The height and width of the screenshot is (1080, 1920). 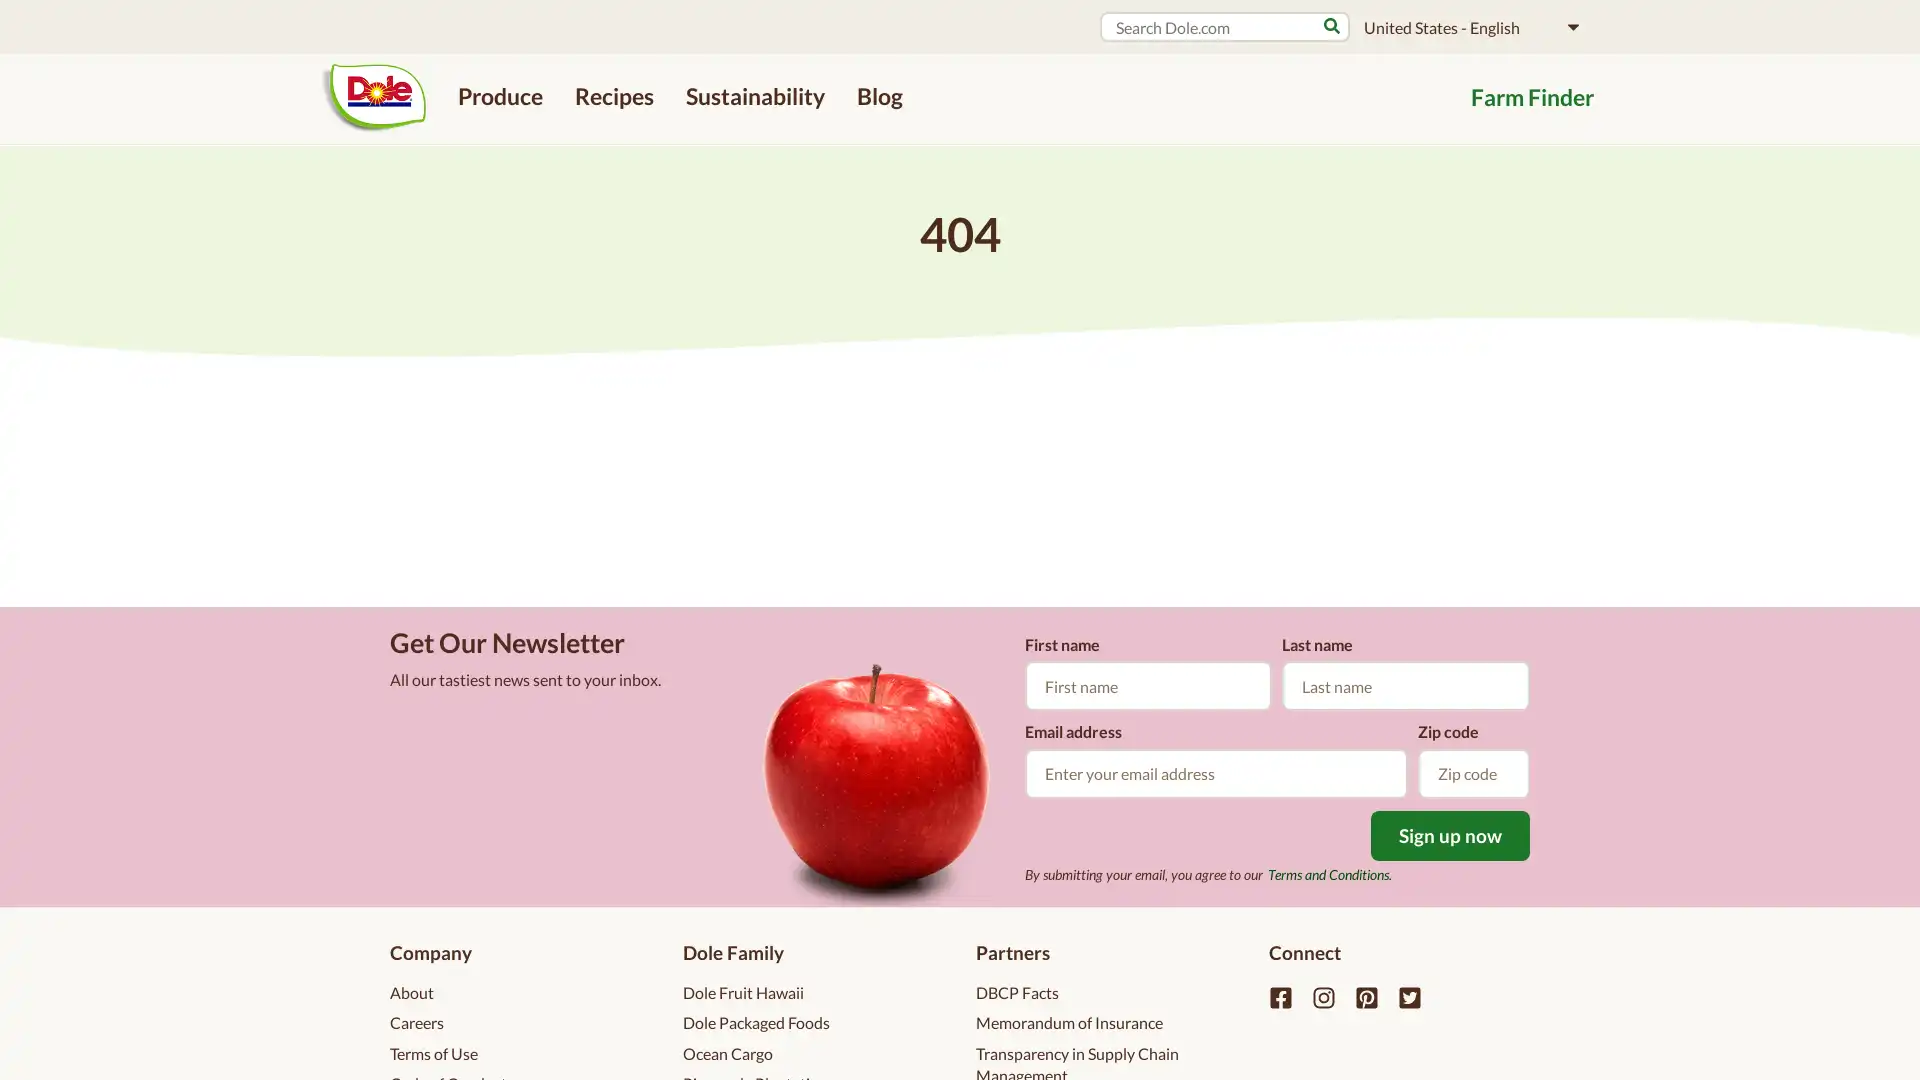 What do you see at coordinates (1331, 26) in the screenshot?
I see `Search Dole.com` at bounding box center [1331, 26].